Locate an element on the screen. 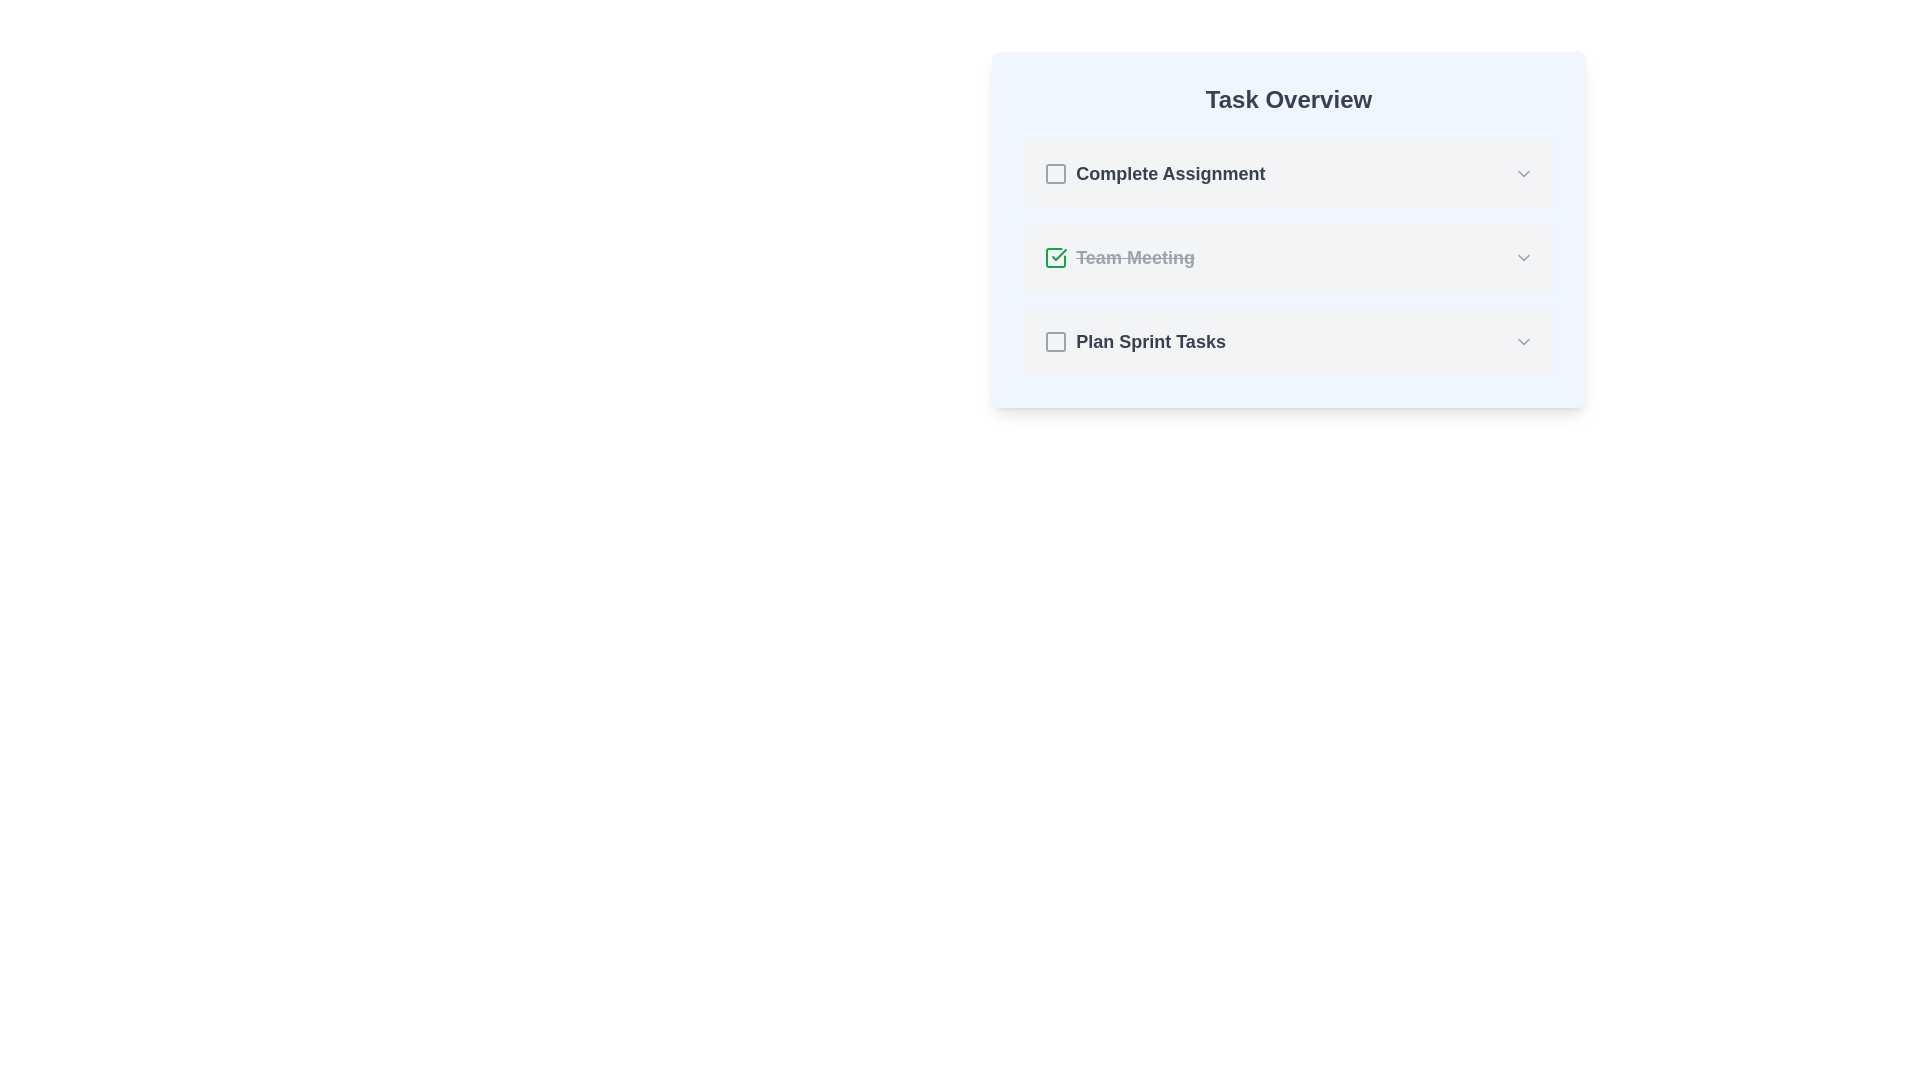  the dropdown arrow of the topmost list item titled 'Complete Assignment' in the Task Overview section is located at coordinates (1289, 172).